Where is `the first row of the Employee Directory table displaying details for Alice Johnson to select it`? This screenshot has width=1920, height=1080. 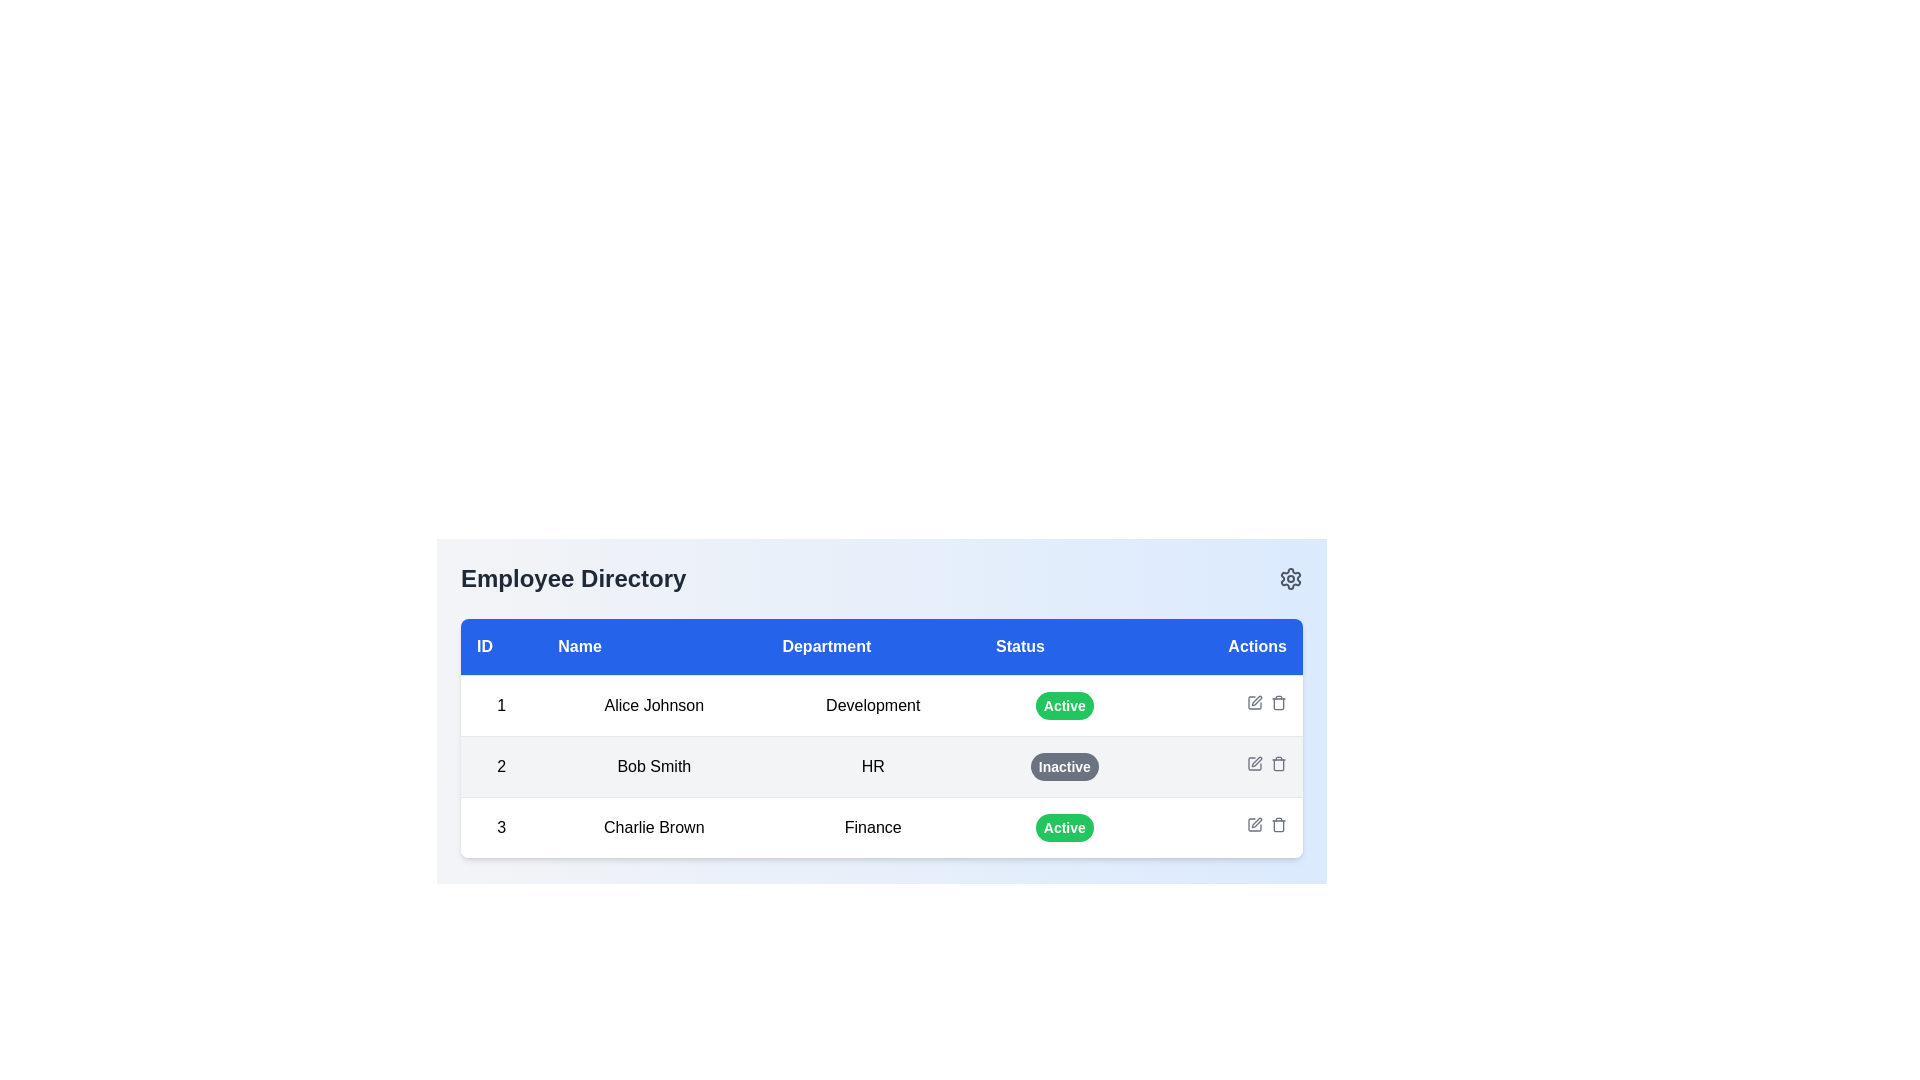
the first row of the Employee Directory table displaying details for Alice Johnson to select it is located at coordinates (881, 704).